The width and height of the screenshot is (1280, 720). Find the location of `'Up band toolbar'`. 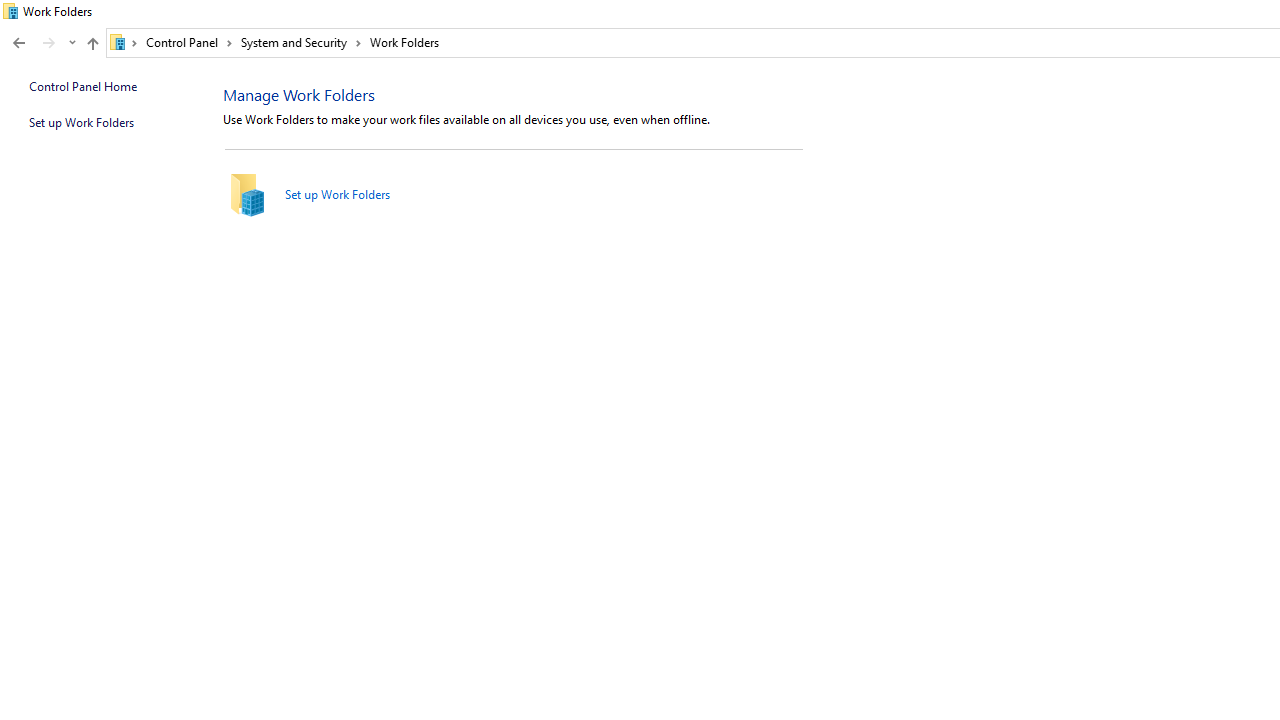

'Up band toolbar' is located at coordinates (91, 45).